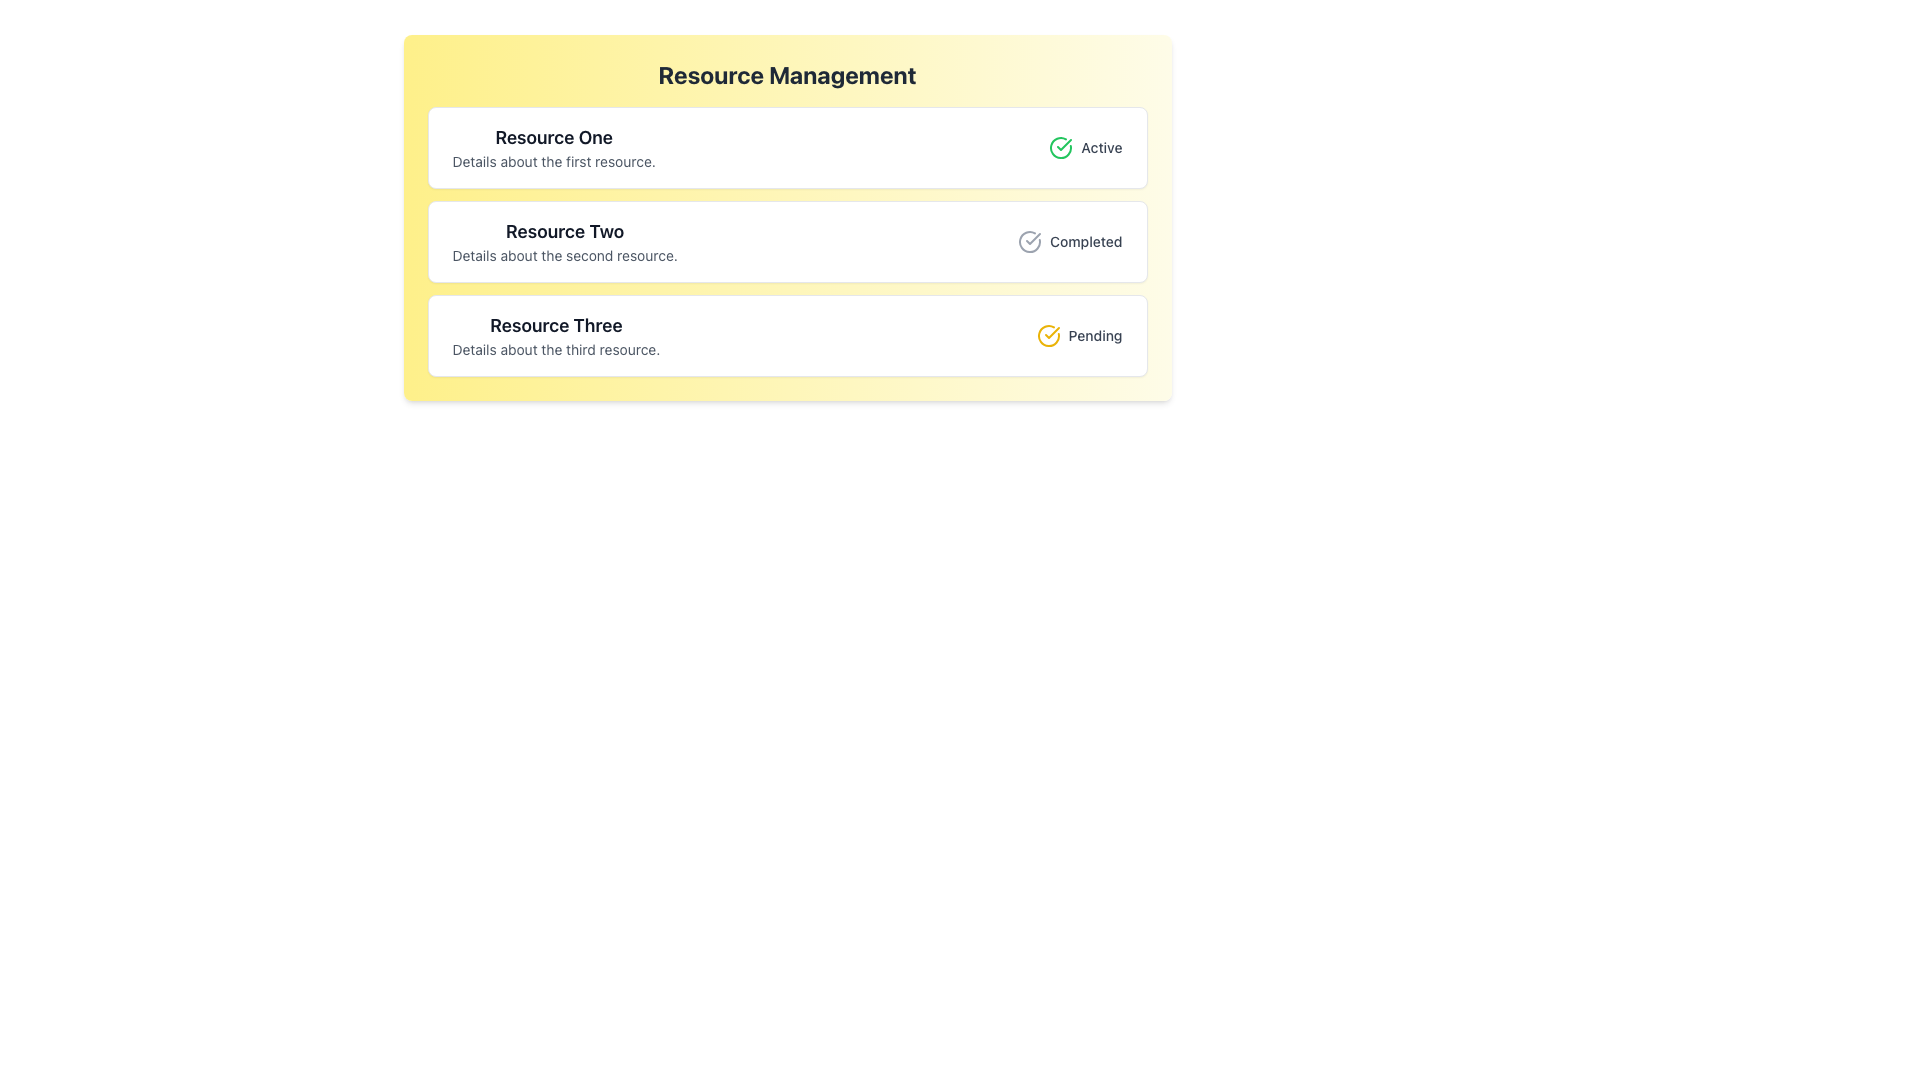 This screenshot has width=1920, height=1080. Describe the element at coordinates (556, 349) in the screenshot. I see `descriptive text label that says 'Details about the third resource.' located beneath the title 'Resource Three.'` at that location.